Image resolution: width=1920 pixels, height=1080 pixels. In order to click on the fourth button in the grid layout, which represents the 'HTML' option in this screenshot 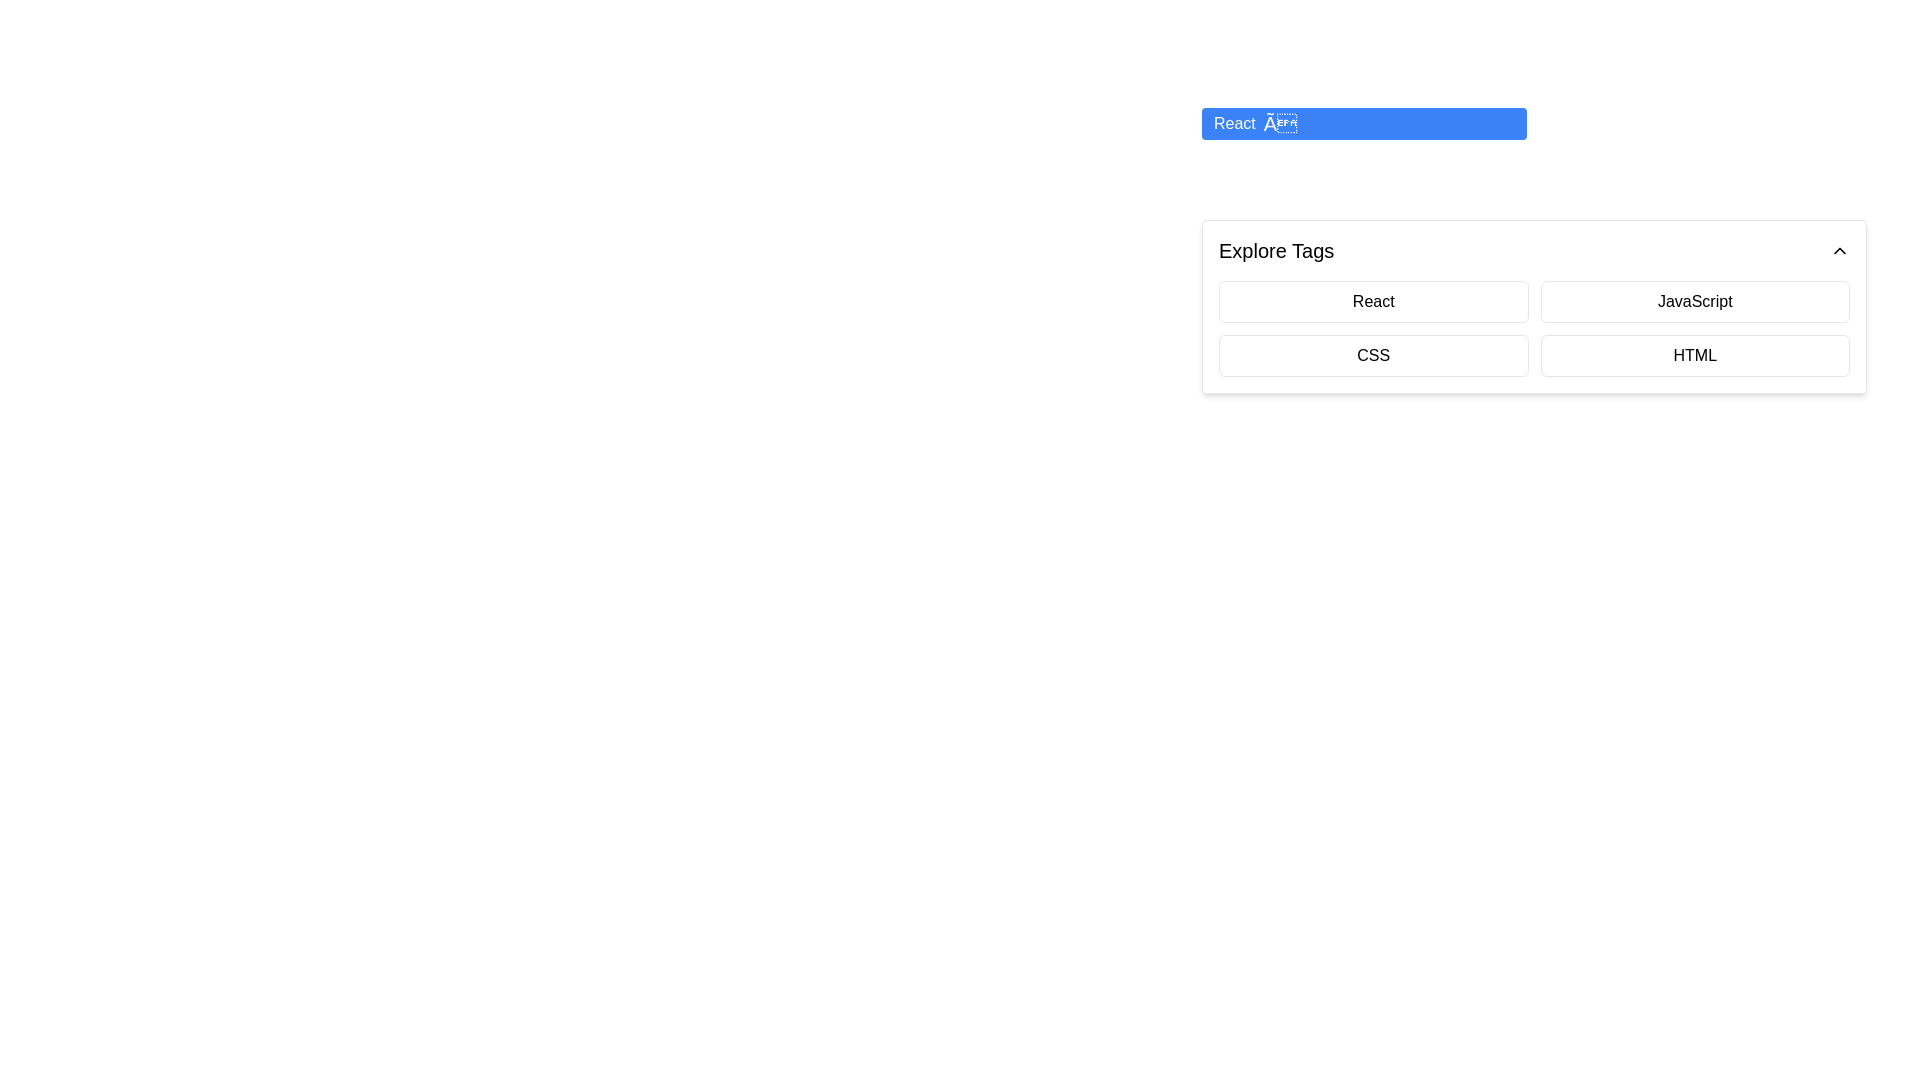, I will do `click(1694, 354)`.